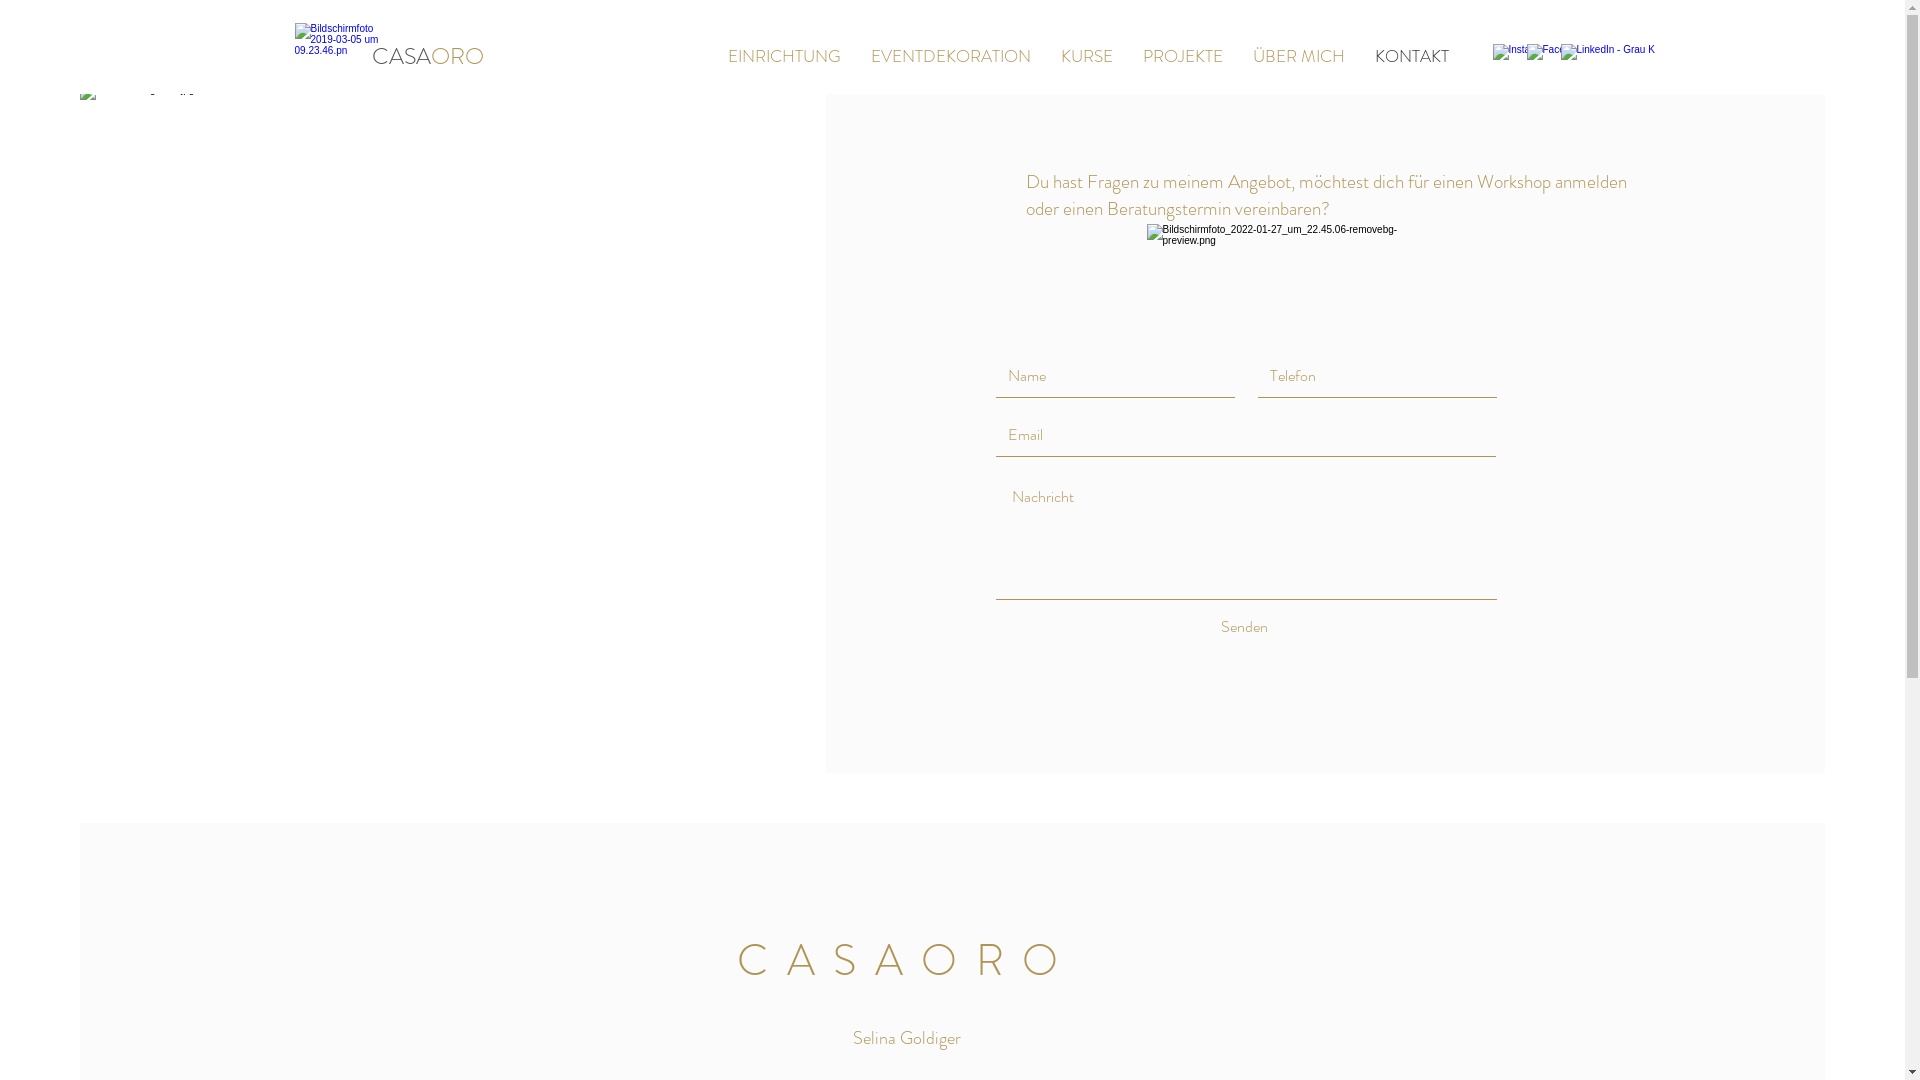  I want to click on 'EINRICHTUNG', so click(782, 55).